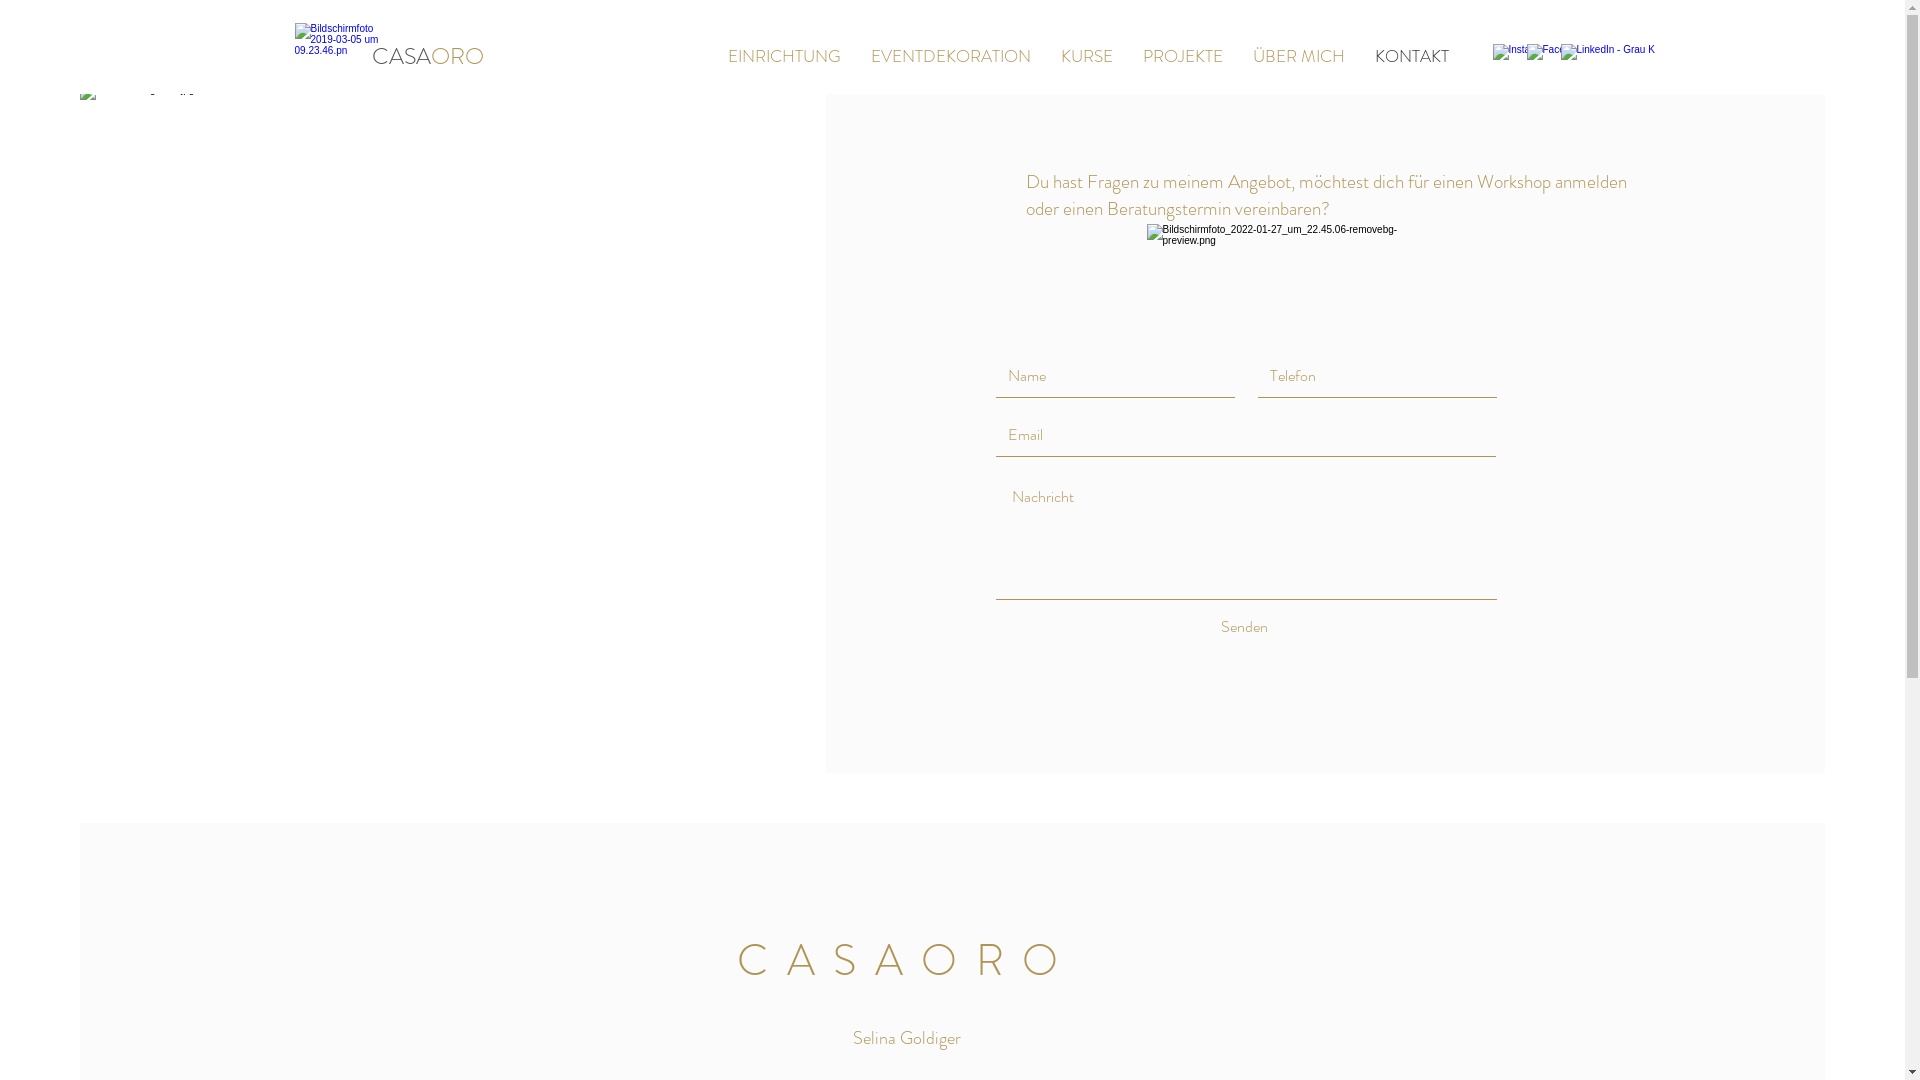  I want to click on 'EINRICHTUNG', so click(782, 55).